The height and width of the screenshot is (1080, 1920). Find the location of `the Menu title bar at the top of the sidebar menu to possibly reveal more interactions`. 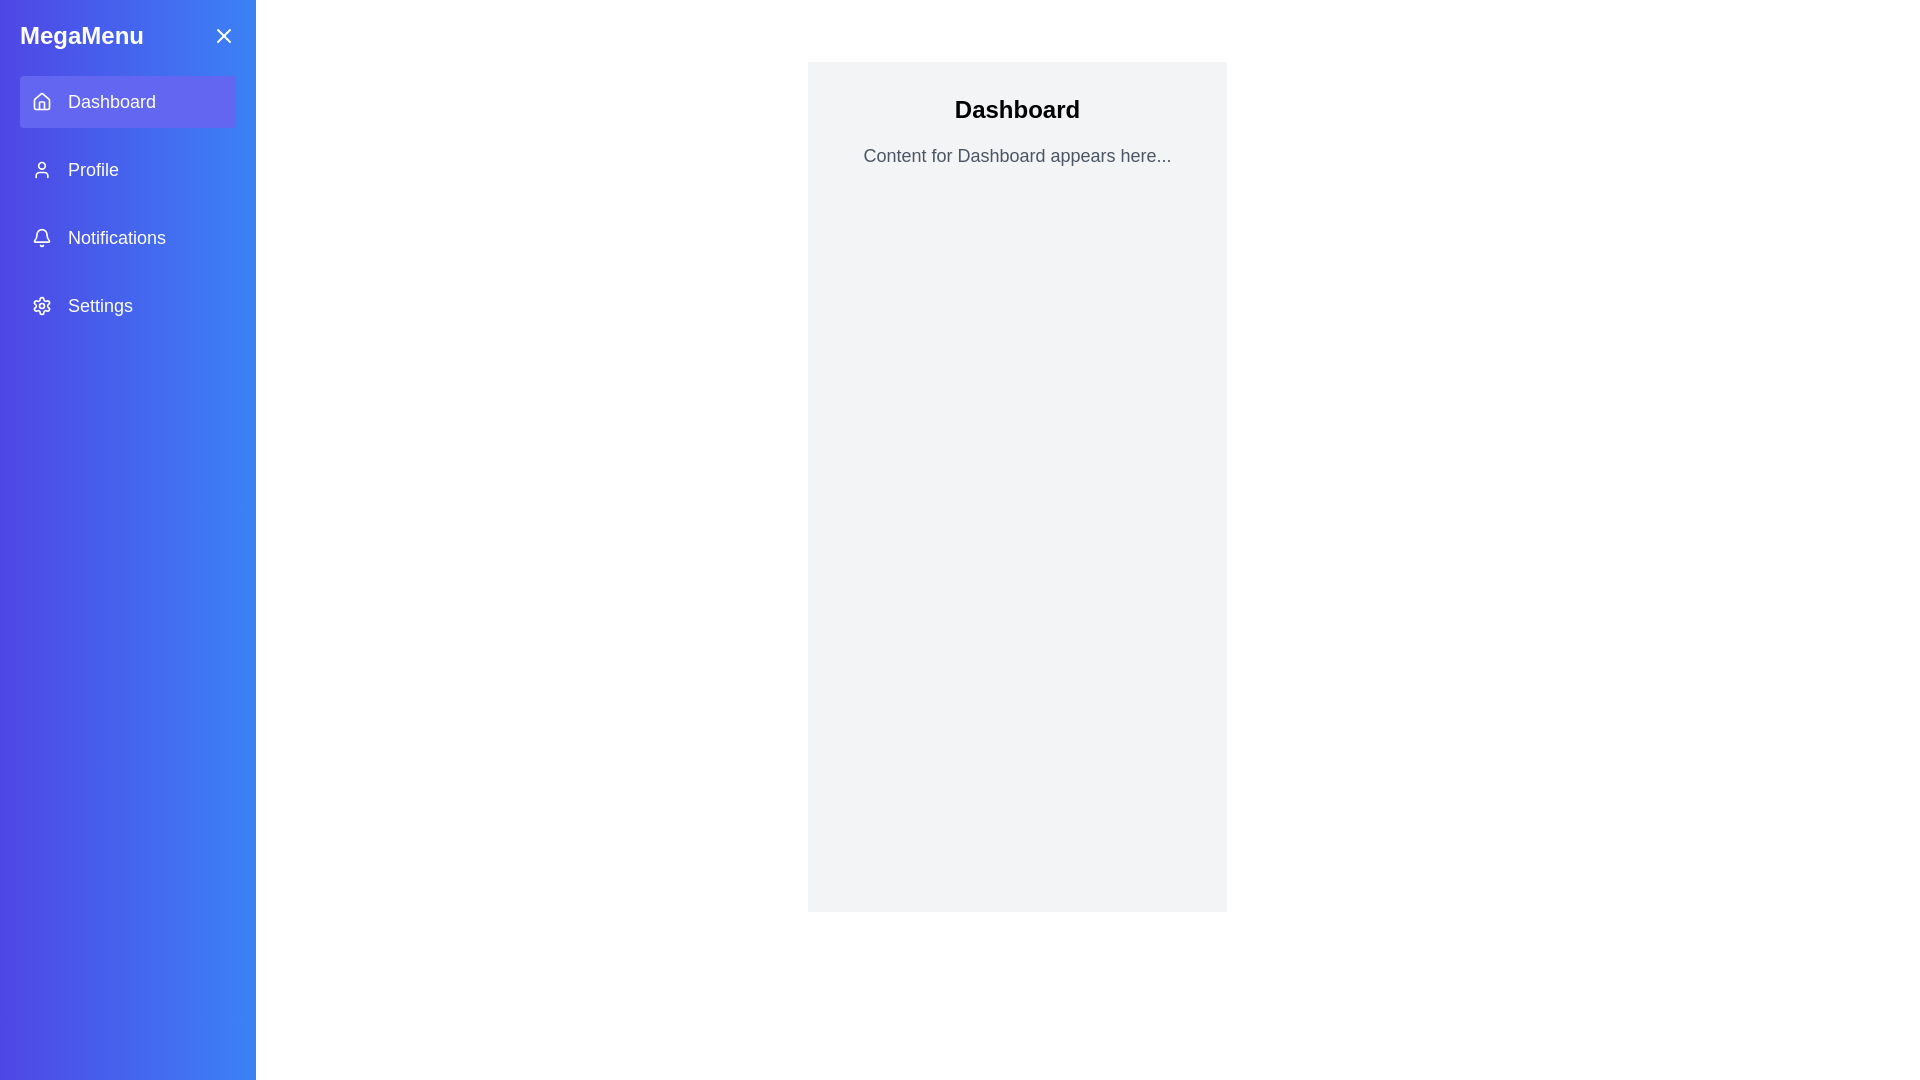

the Menu title bar at the top of the sidebar menu to possibly reveal more interactions is located at coordinates (127, 35).